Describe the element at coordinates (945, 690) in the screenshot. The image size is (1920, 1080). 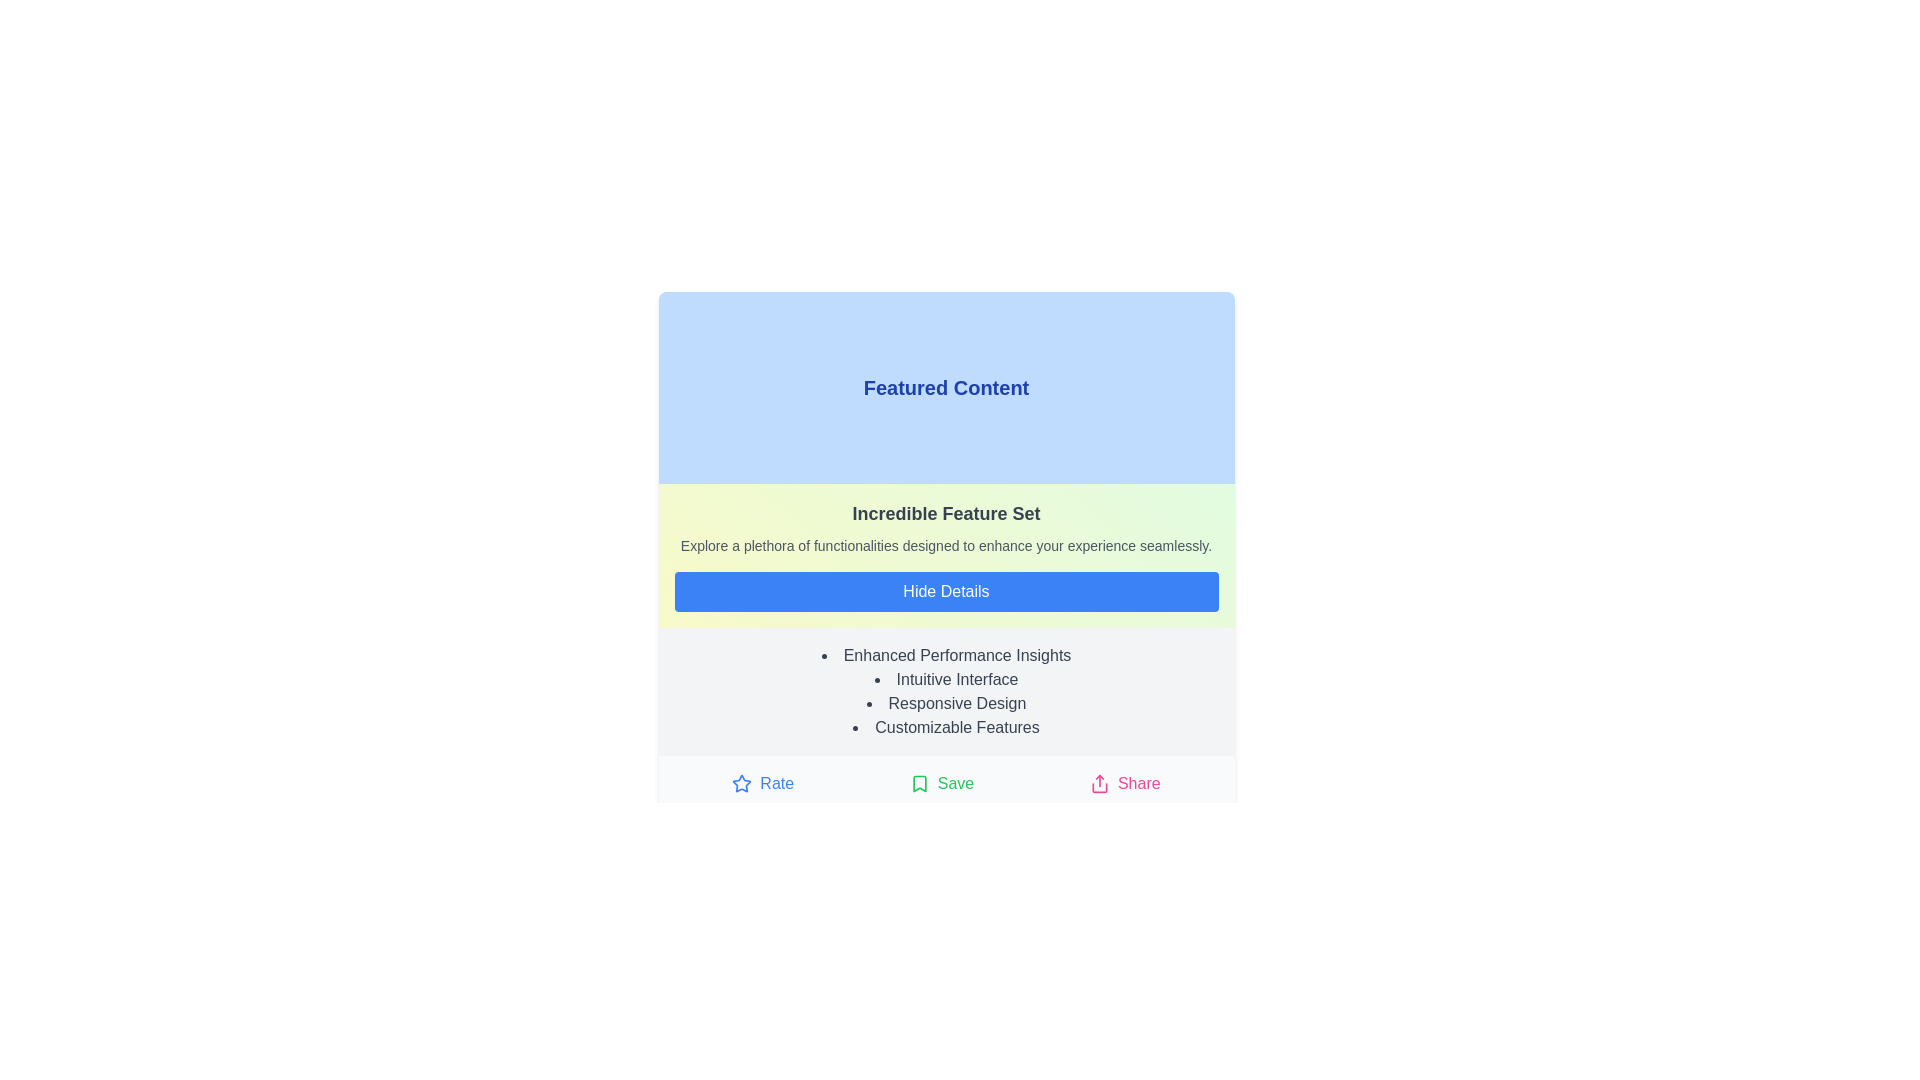
I see `the List Display section containing a bulleted list of four text items, which is located below the 'Hide Details' button and above the options labeled 'Rate', 'Save', and 'Share'` at that location.